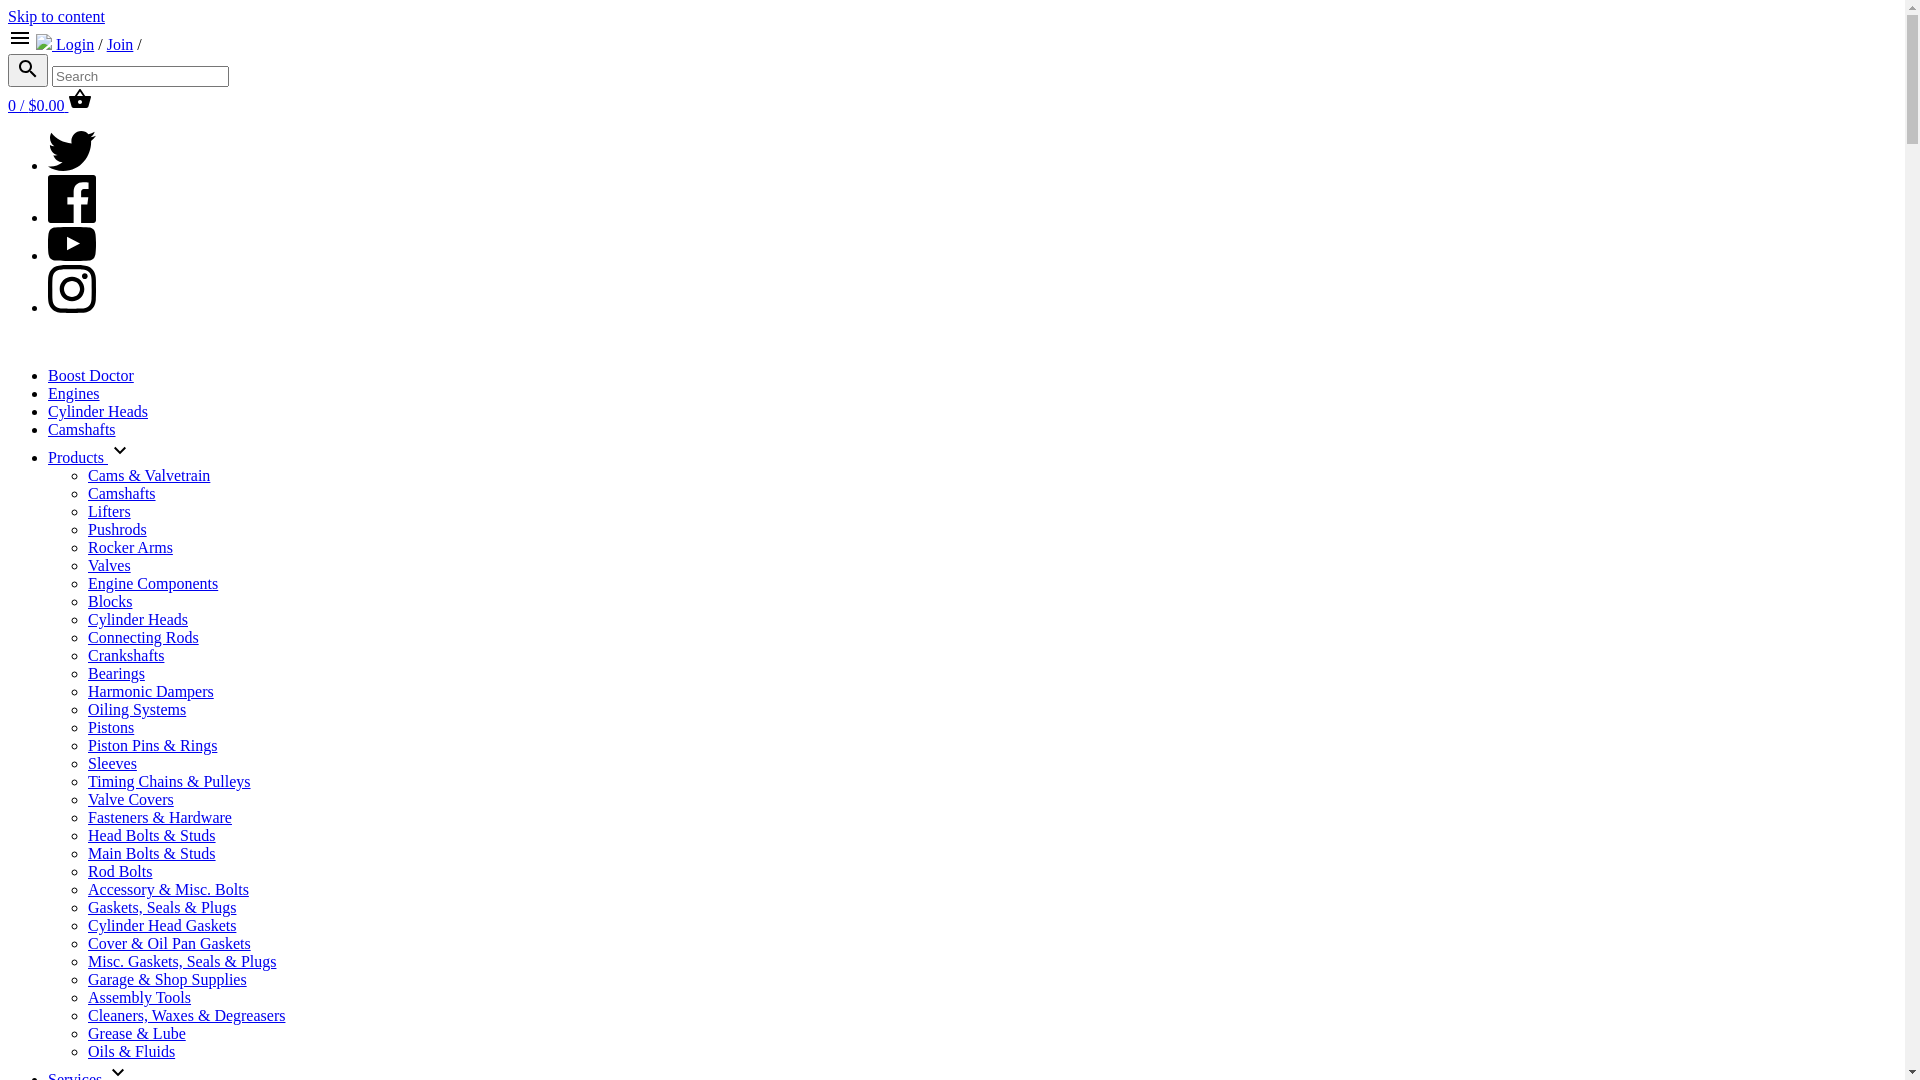 The width and height of the screenshot is (1920, 1080). What do you see at coordinates (151, 853) in the screenshot?
I see `'Main Bolts & Studs'` at bounding box center [151, 853].